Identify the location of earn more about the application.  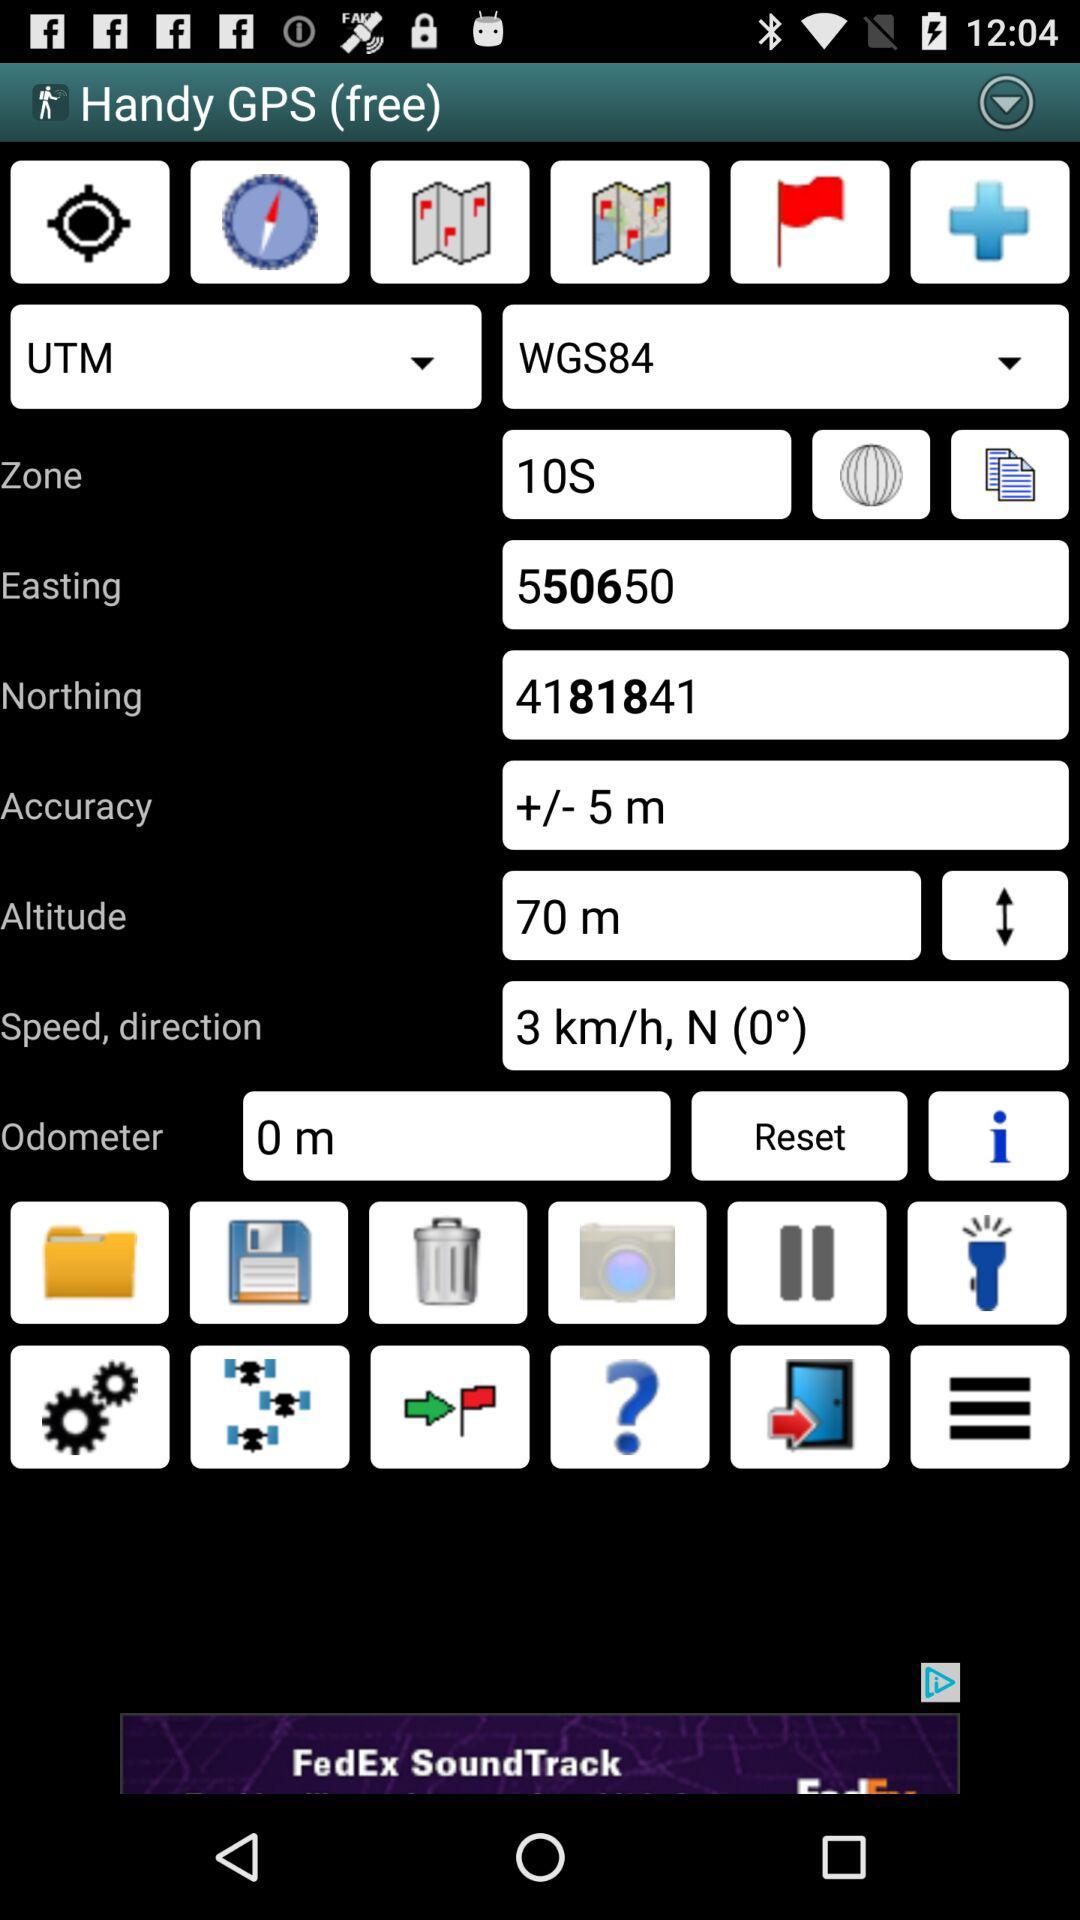
(628, 1405).